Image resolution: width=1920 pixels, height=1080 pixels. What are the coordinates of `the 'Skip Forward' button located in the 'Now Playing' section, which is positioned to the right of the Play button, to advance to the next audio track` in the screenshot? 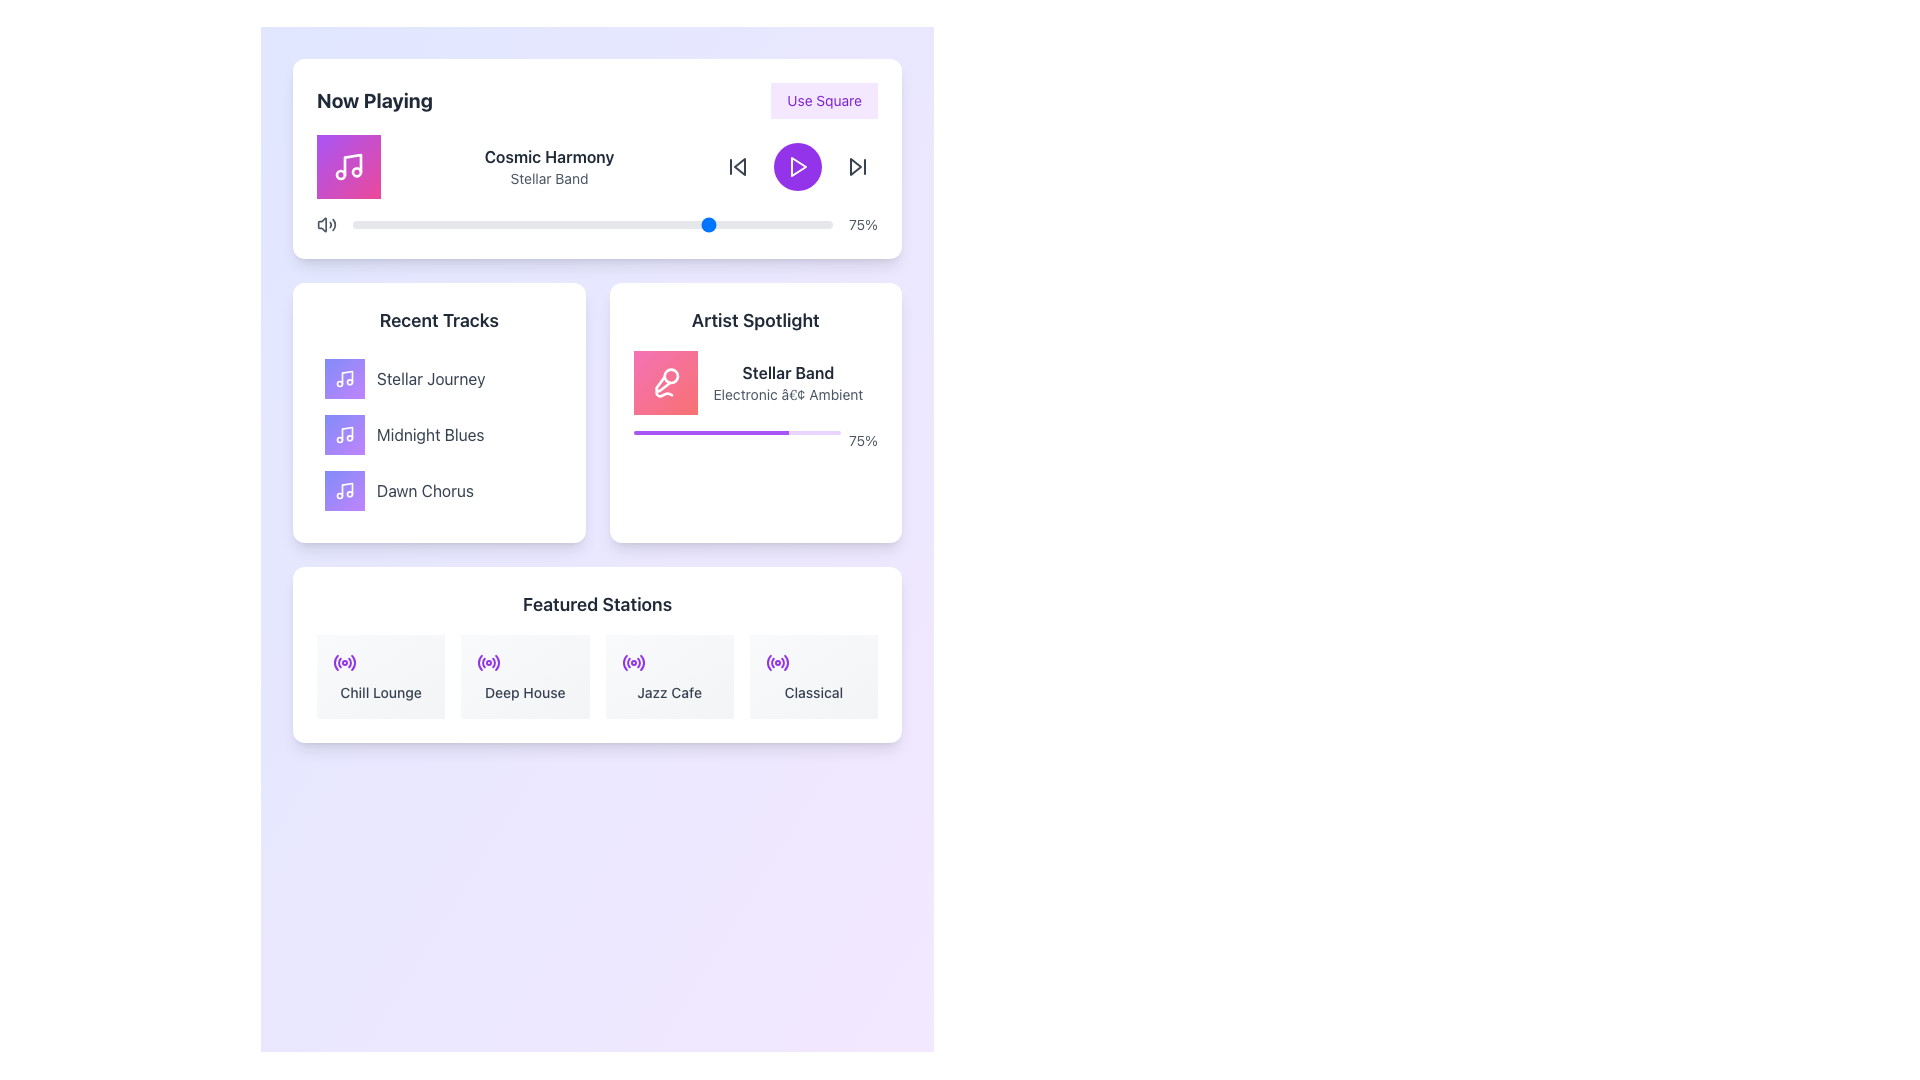 It's located at (858, 165).